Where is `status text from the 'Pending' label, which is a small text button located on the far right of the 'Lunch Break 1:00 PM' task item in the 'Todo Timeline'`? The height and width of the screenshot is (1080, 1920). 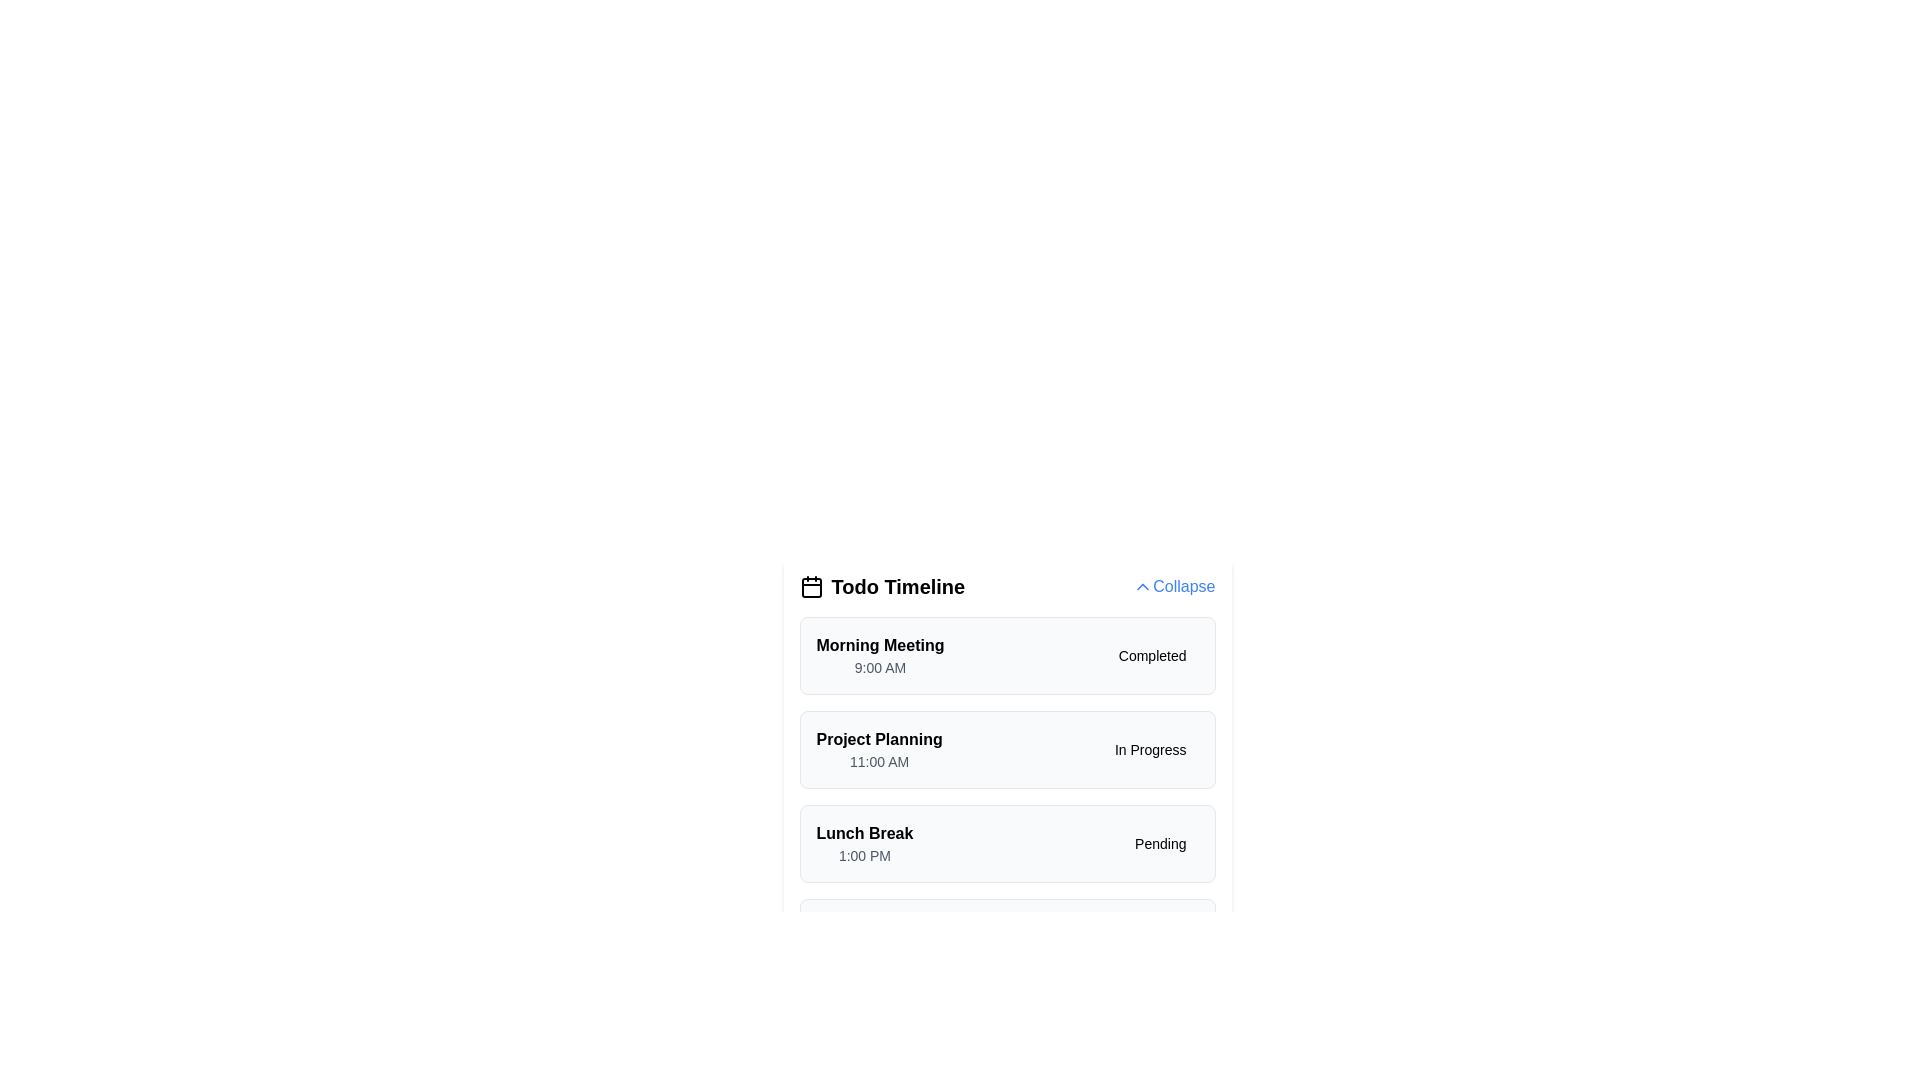 status text from the 'Pending' label, which is a small text button located on the far right of the 'Lunch Break 1:00 PM' task item in the 'Todo Timeline' is located at coordinates (1160, 844).